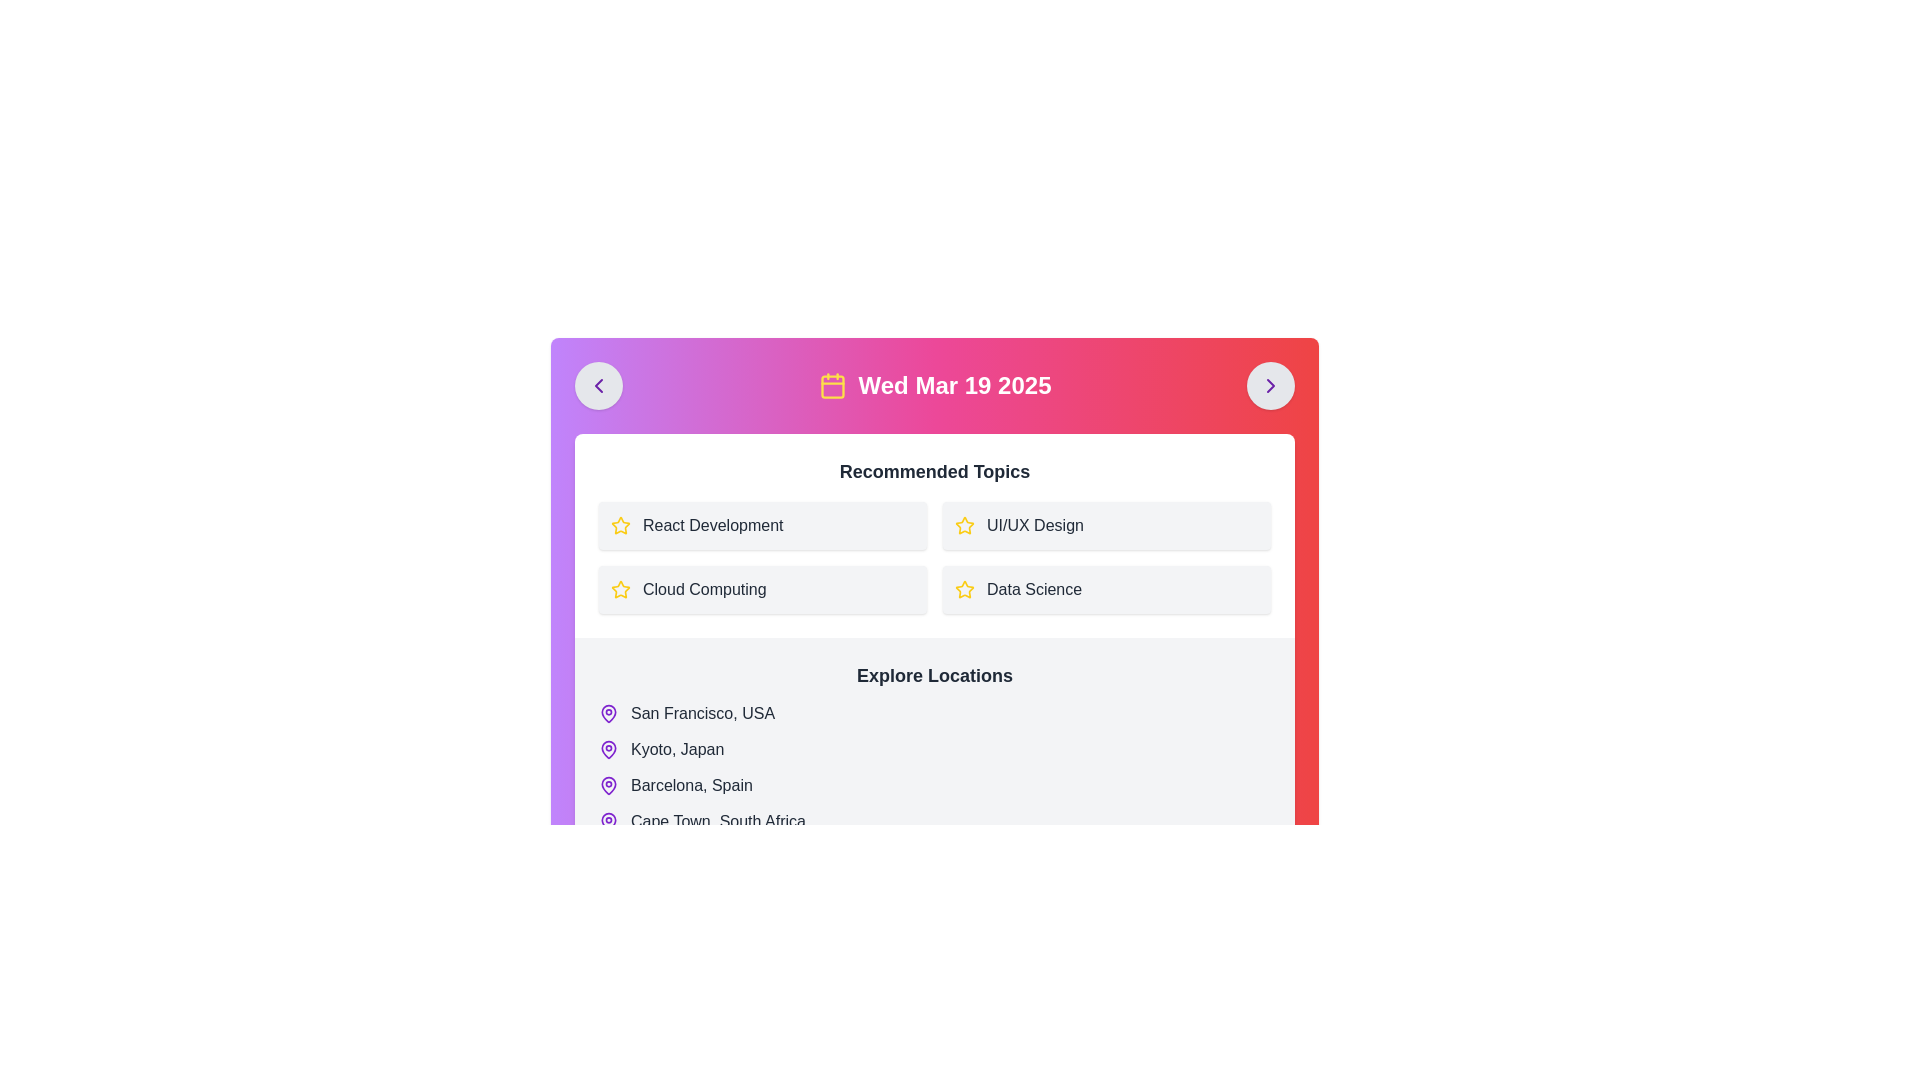  I want to click on the left chevron icon, which is part of a circular button located in the top left corner of the interface, so click(598, 385).